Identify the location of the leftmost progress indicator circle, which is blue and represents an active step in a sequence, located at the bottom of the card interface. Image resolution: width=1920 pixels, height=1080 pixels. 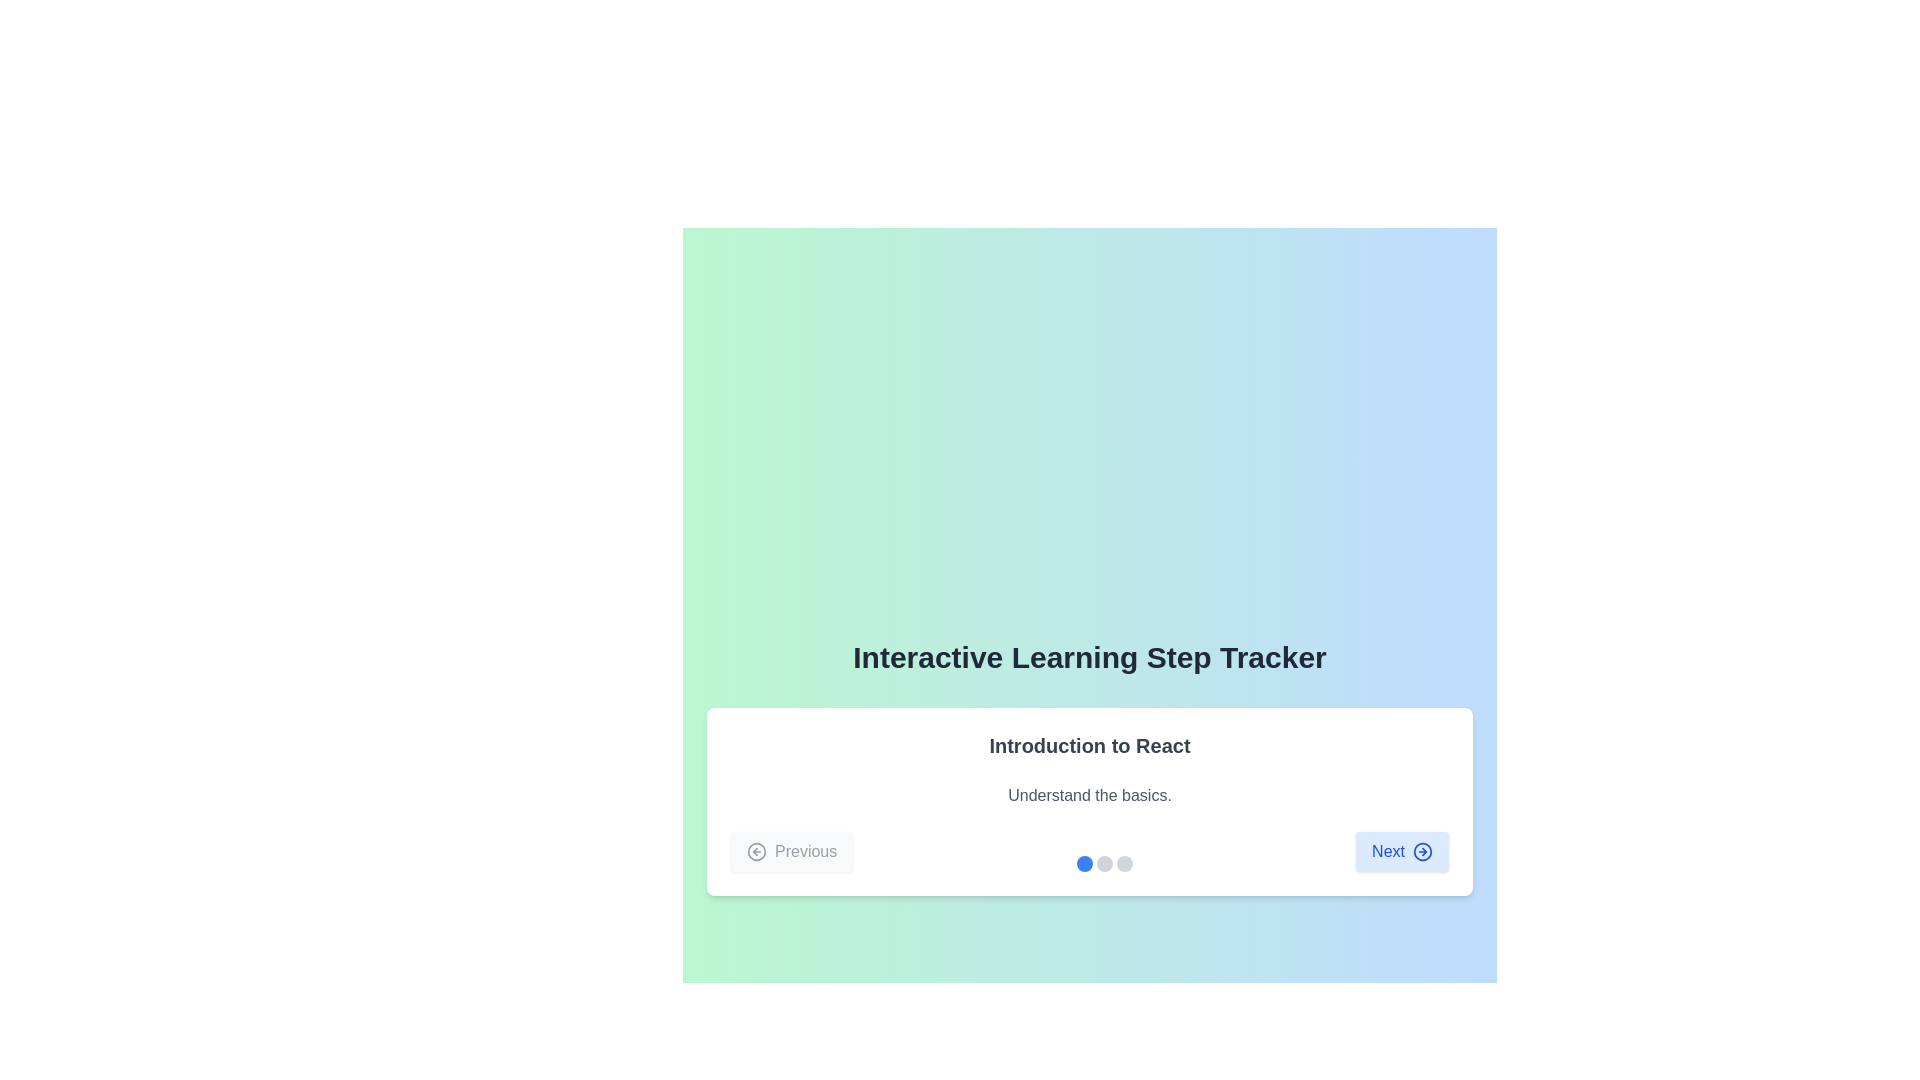
(1083, 863).